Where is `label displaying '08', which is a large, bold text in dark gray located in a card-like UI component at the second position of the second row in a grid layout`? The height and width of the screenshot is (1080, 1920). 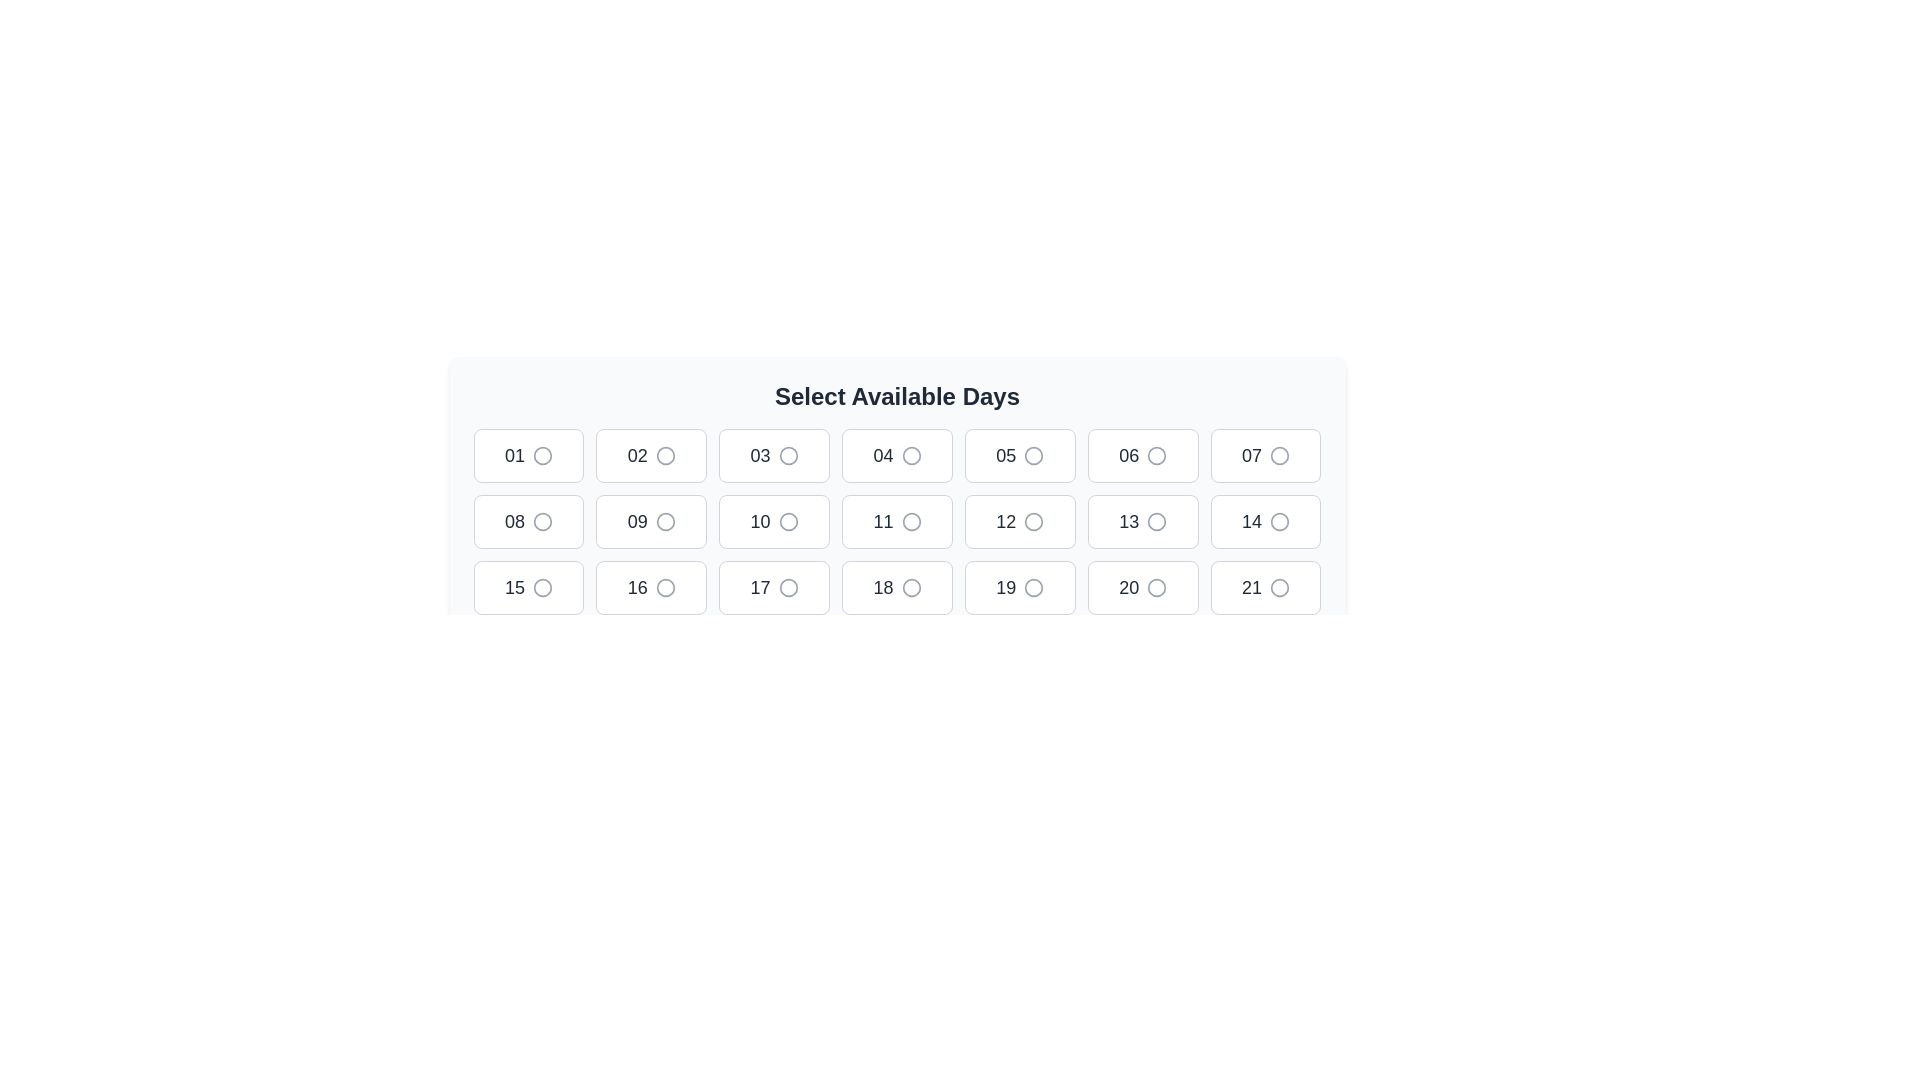 label displaying '08', which is a large, bold text in dark gray located in a card-like UI component at the second position of the second row in a grid layout is located at coordinates (514, 520).